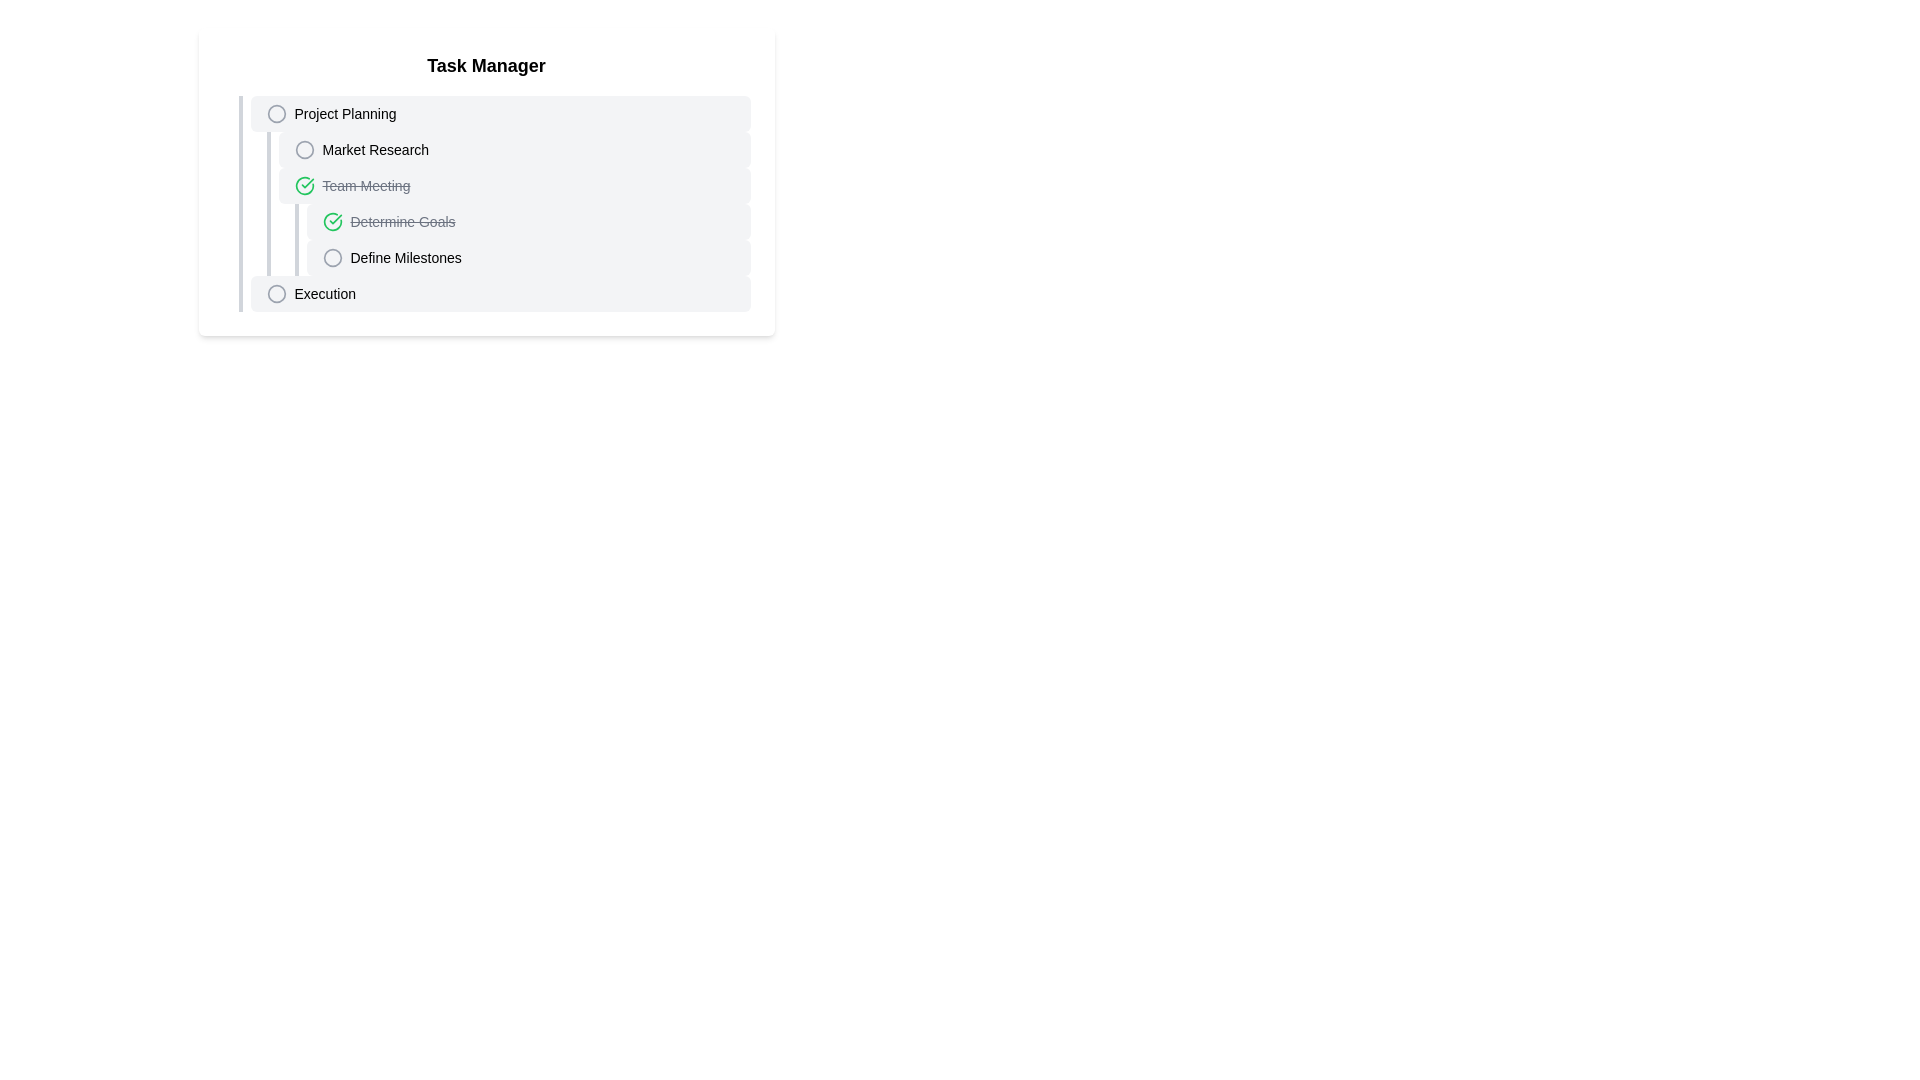  What do you see at coordinates (514, 238) in the screenshot?
I see `the status of the List item group under the 'Team Meeting' section, which includes 'Determine Goals' (completed) and 'Define Milestones' (pending)` at bounding box center [514, 238].